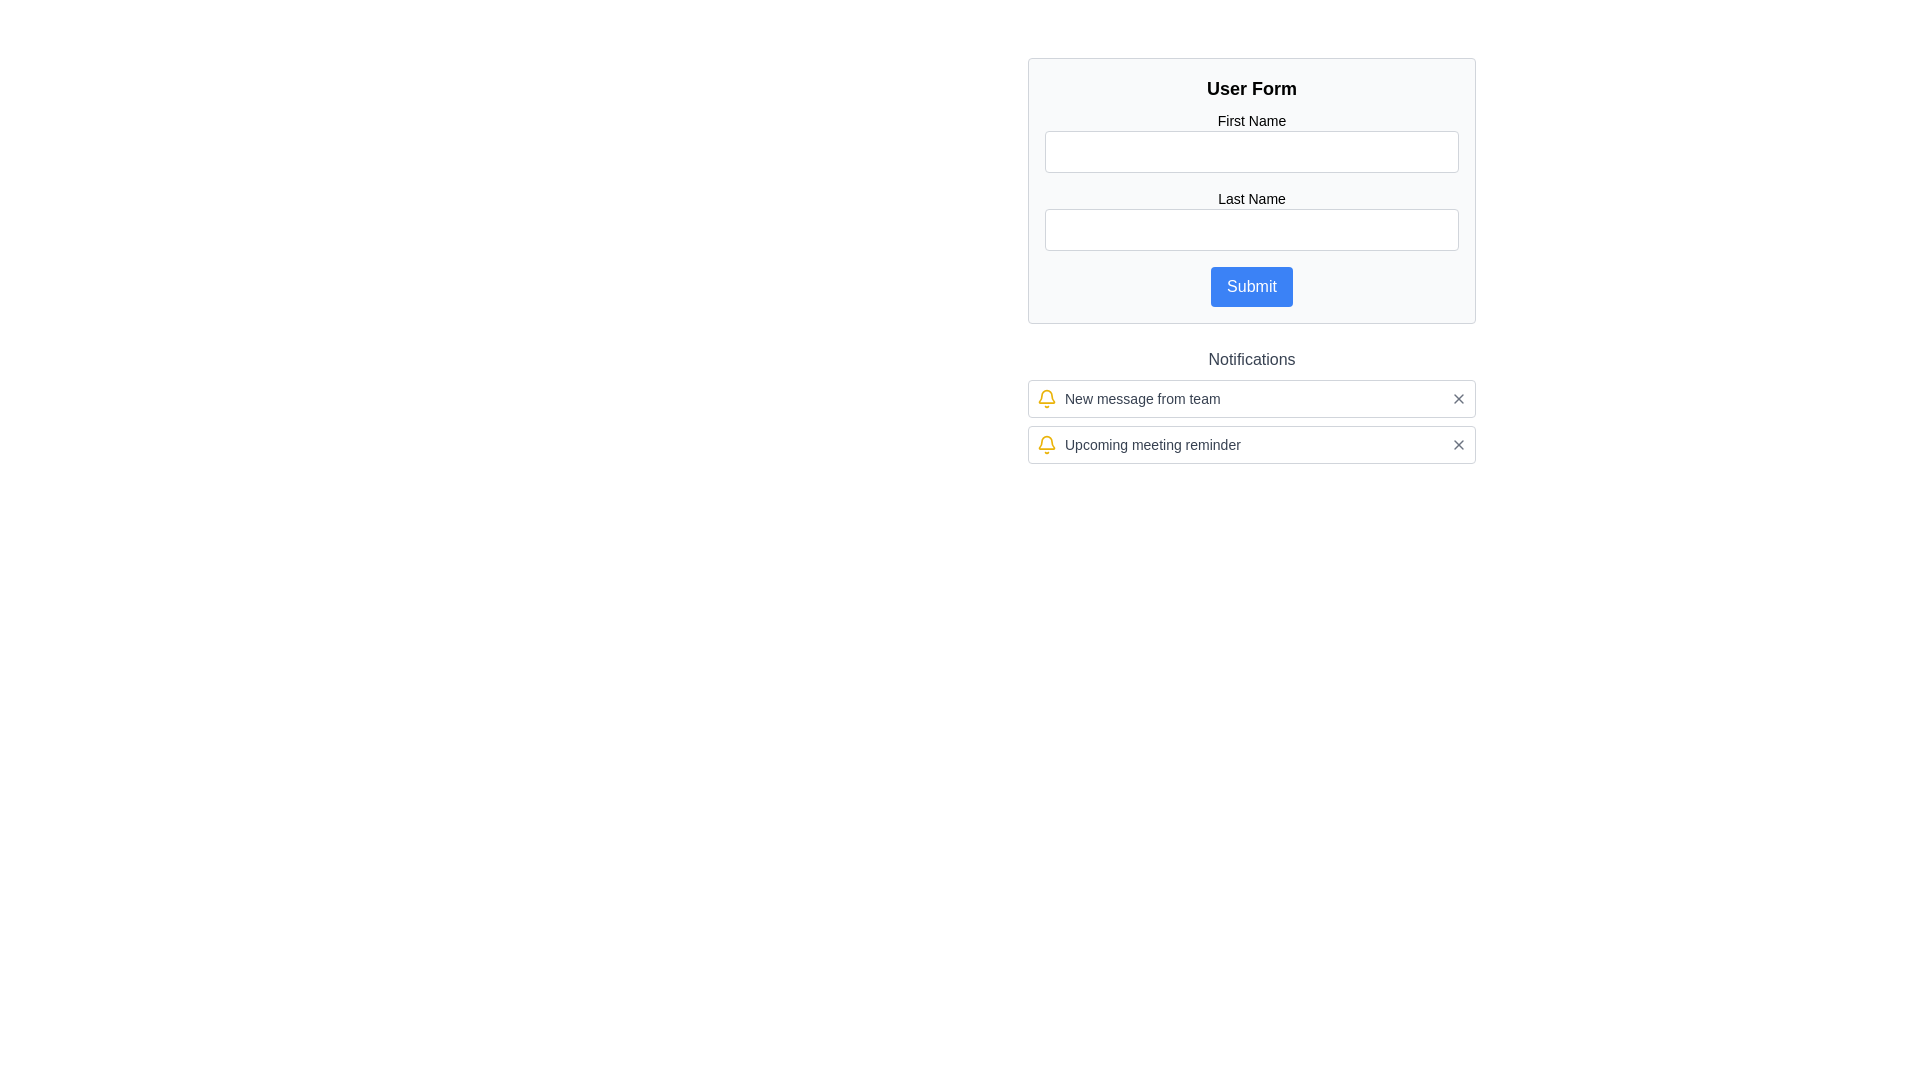 Image resolution: width=1920 pixels, height=1080 pixels. What do you see at coordinates (1251, 191) in the screenshot?
I see `inside the input fields of the form interface to type the user's first and last names` at bounding box center [1251, 191].